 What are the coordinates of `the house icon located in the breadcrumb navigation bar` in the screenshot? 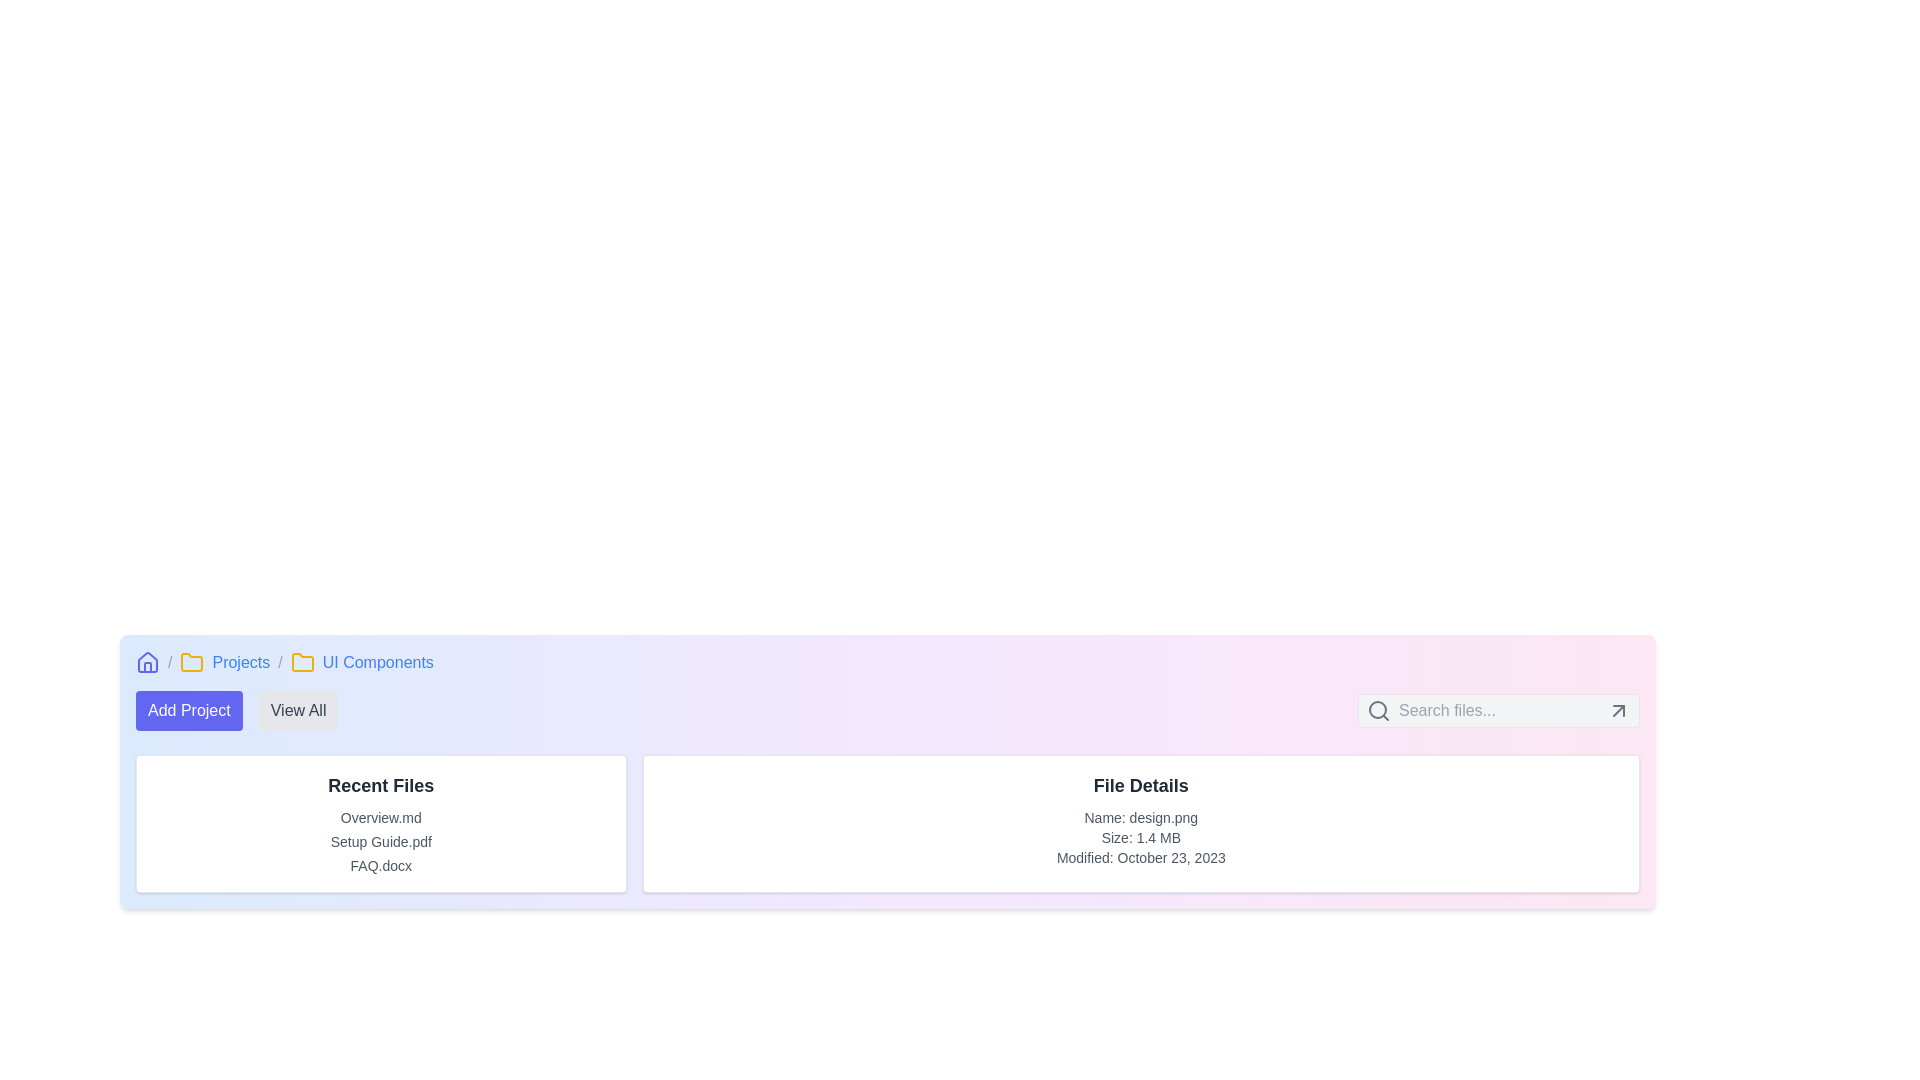 It's located at (147, 662).